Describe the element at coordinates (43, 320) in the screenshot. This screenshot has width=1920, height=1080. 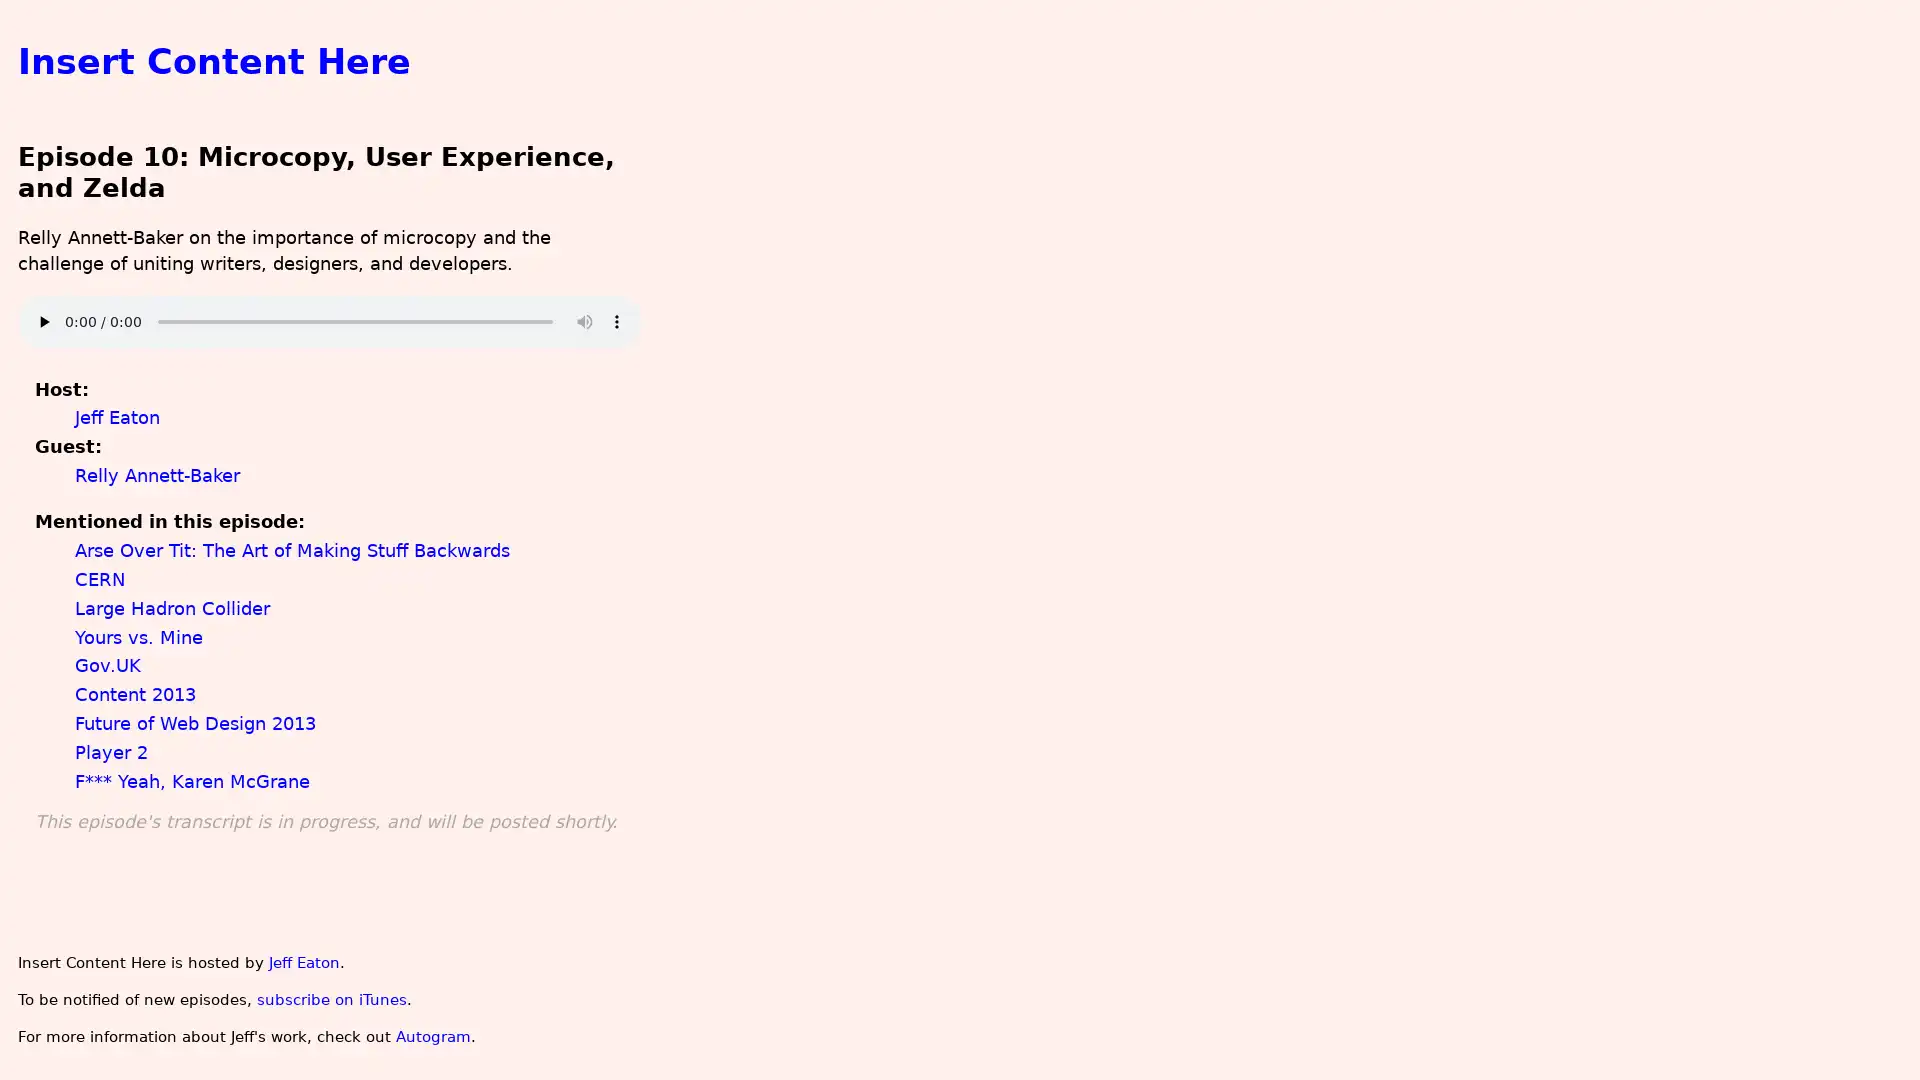
I see `play` at that location.